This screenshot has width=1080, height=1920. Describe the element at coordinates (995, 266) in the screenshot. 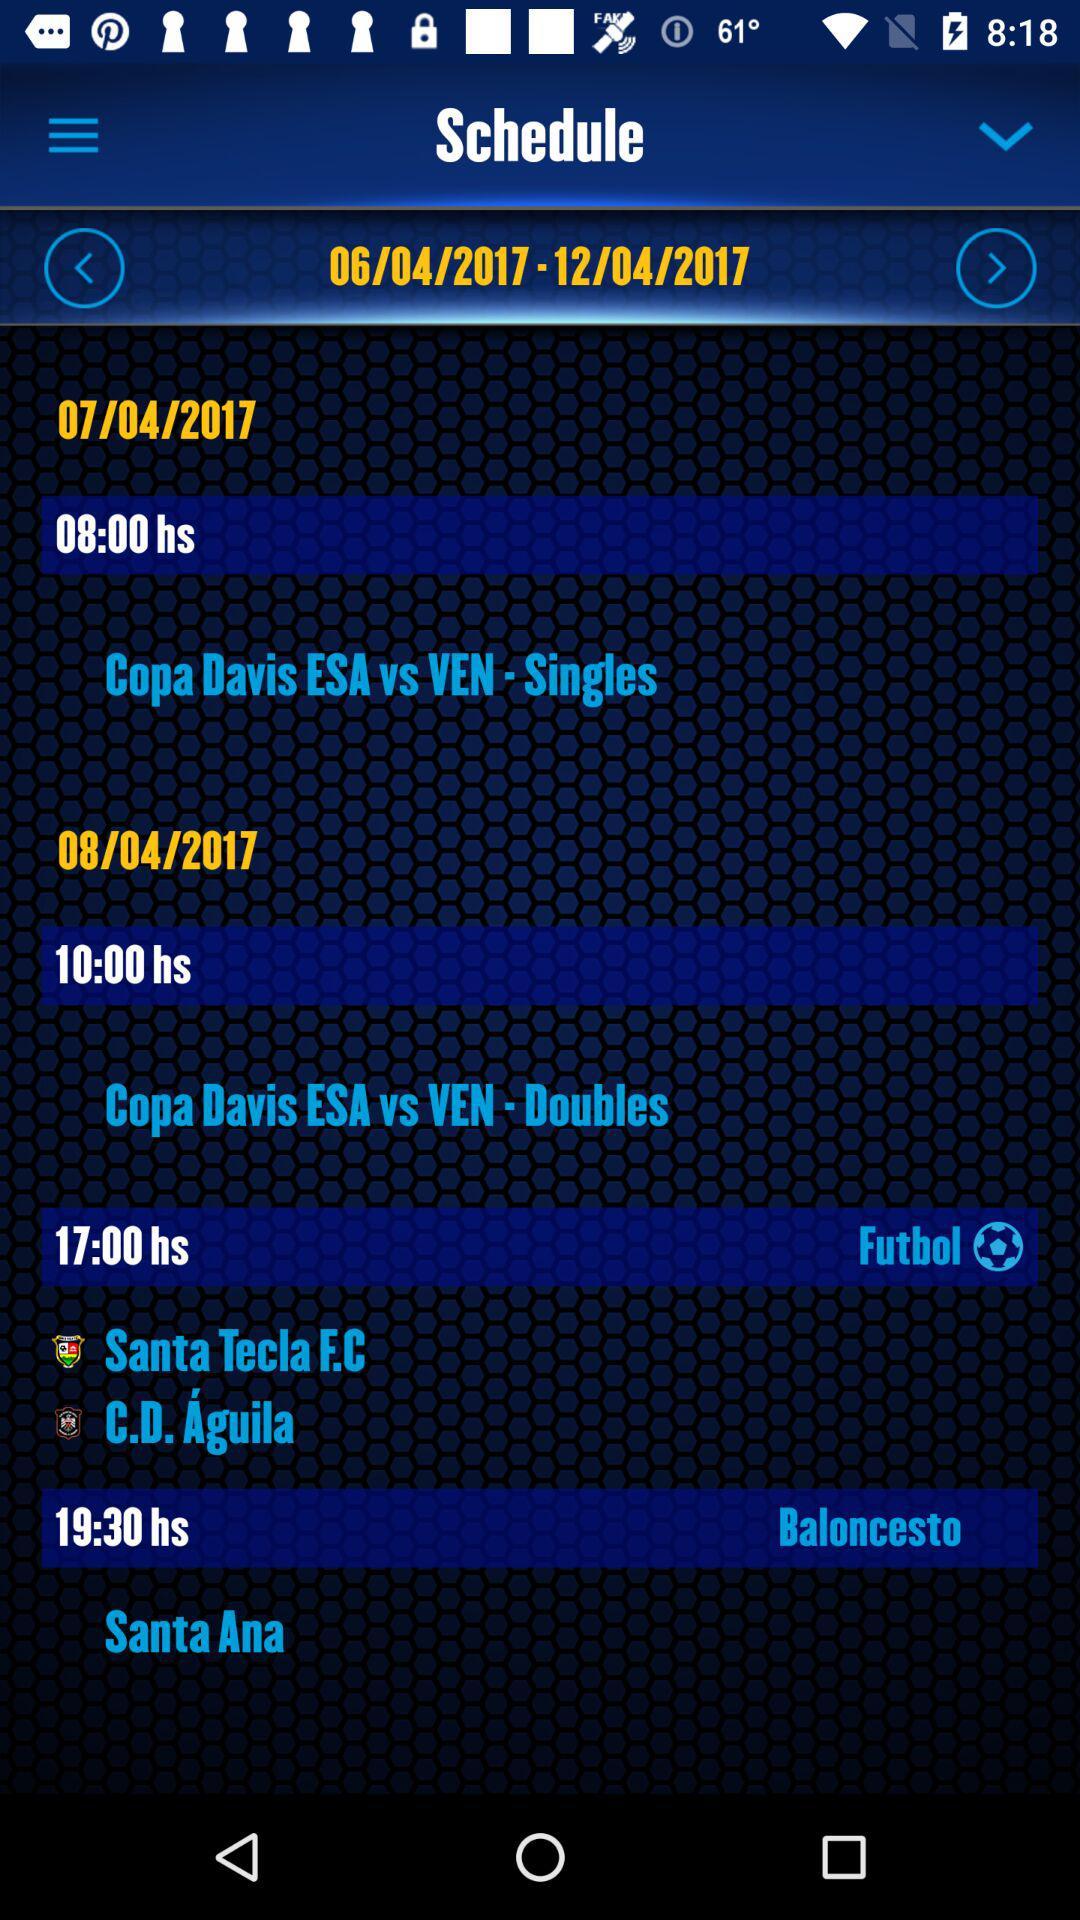

I see `the arrow_forward icon` at that location.